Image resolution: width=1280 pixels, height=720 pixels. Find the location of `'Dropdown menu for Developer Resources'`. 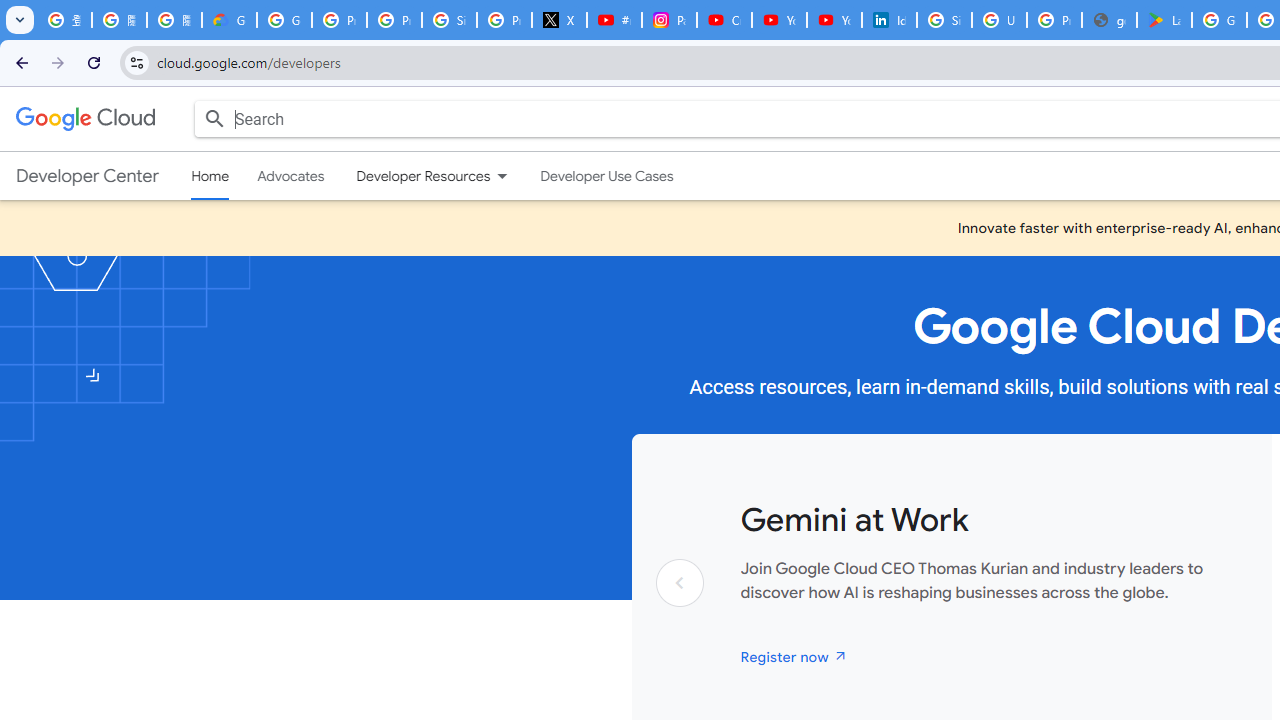

'Dropdown menu for Developer Resources' is located at coordinates (502, 175).